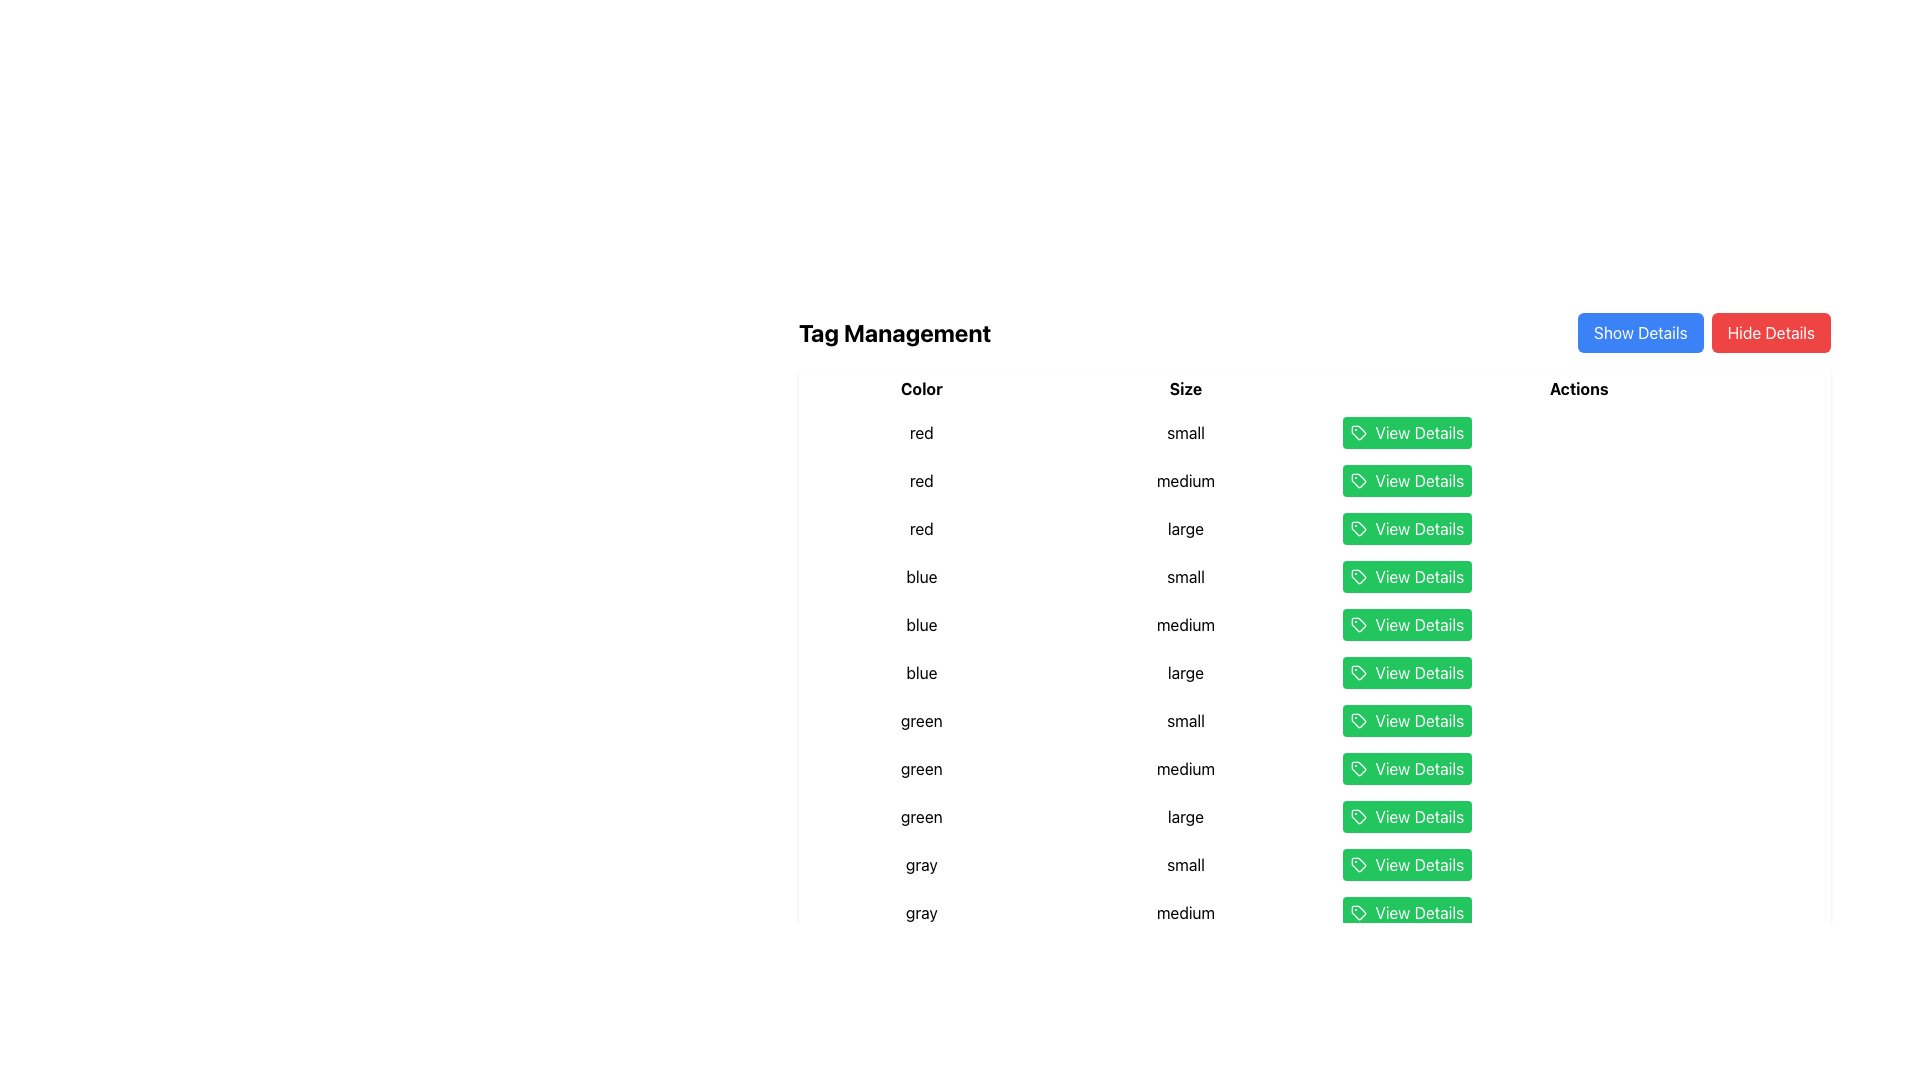 The image size is (1920, 1080). I want to click on the text label displaying 'Actions' in bold and black font, located in the header row of a table, aligned in the third column, so click(1578, 389).